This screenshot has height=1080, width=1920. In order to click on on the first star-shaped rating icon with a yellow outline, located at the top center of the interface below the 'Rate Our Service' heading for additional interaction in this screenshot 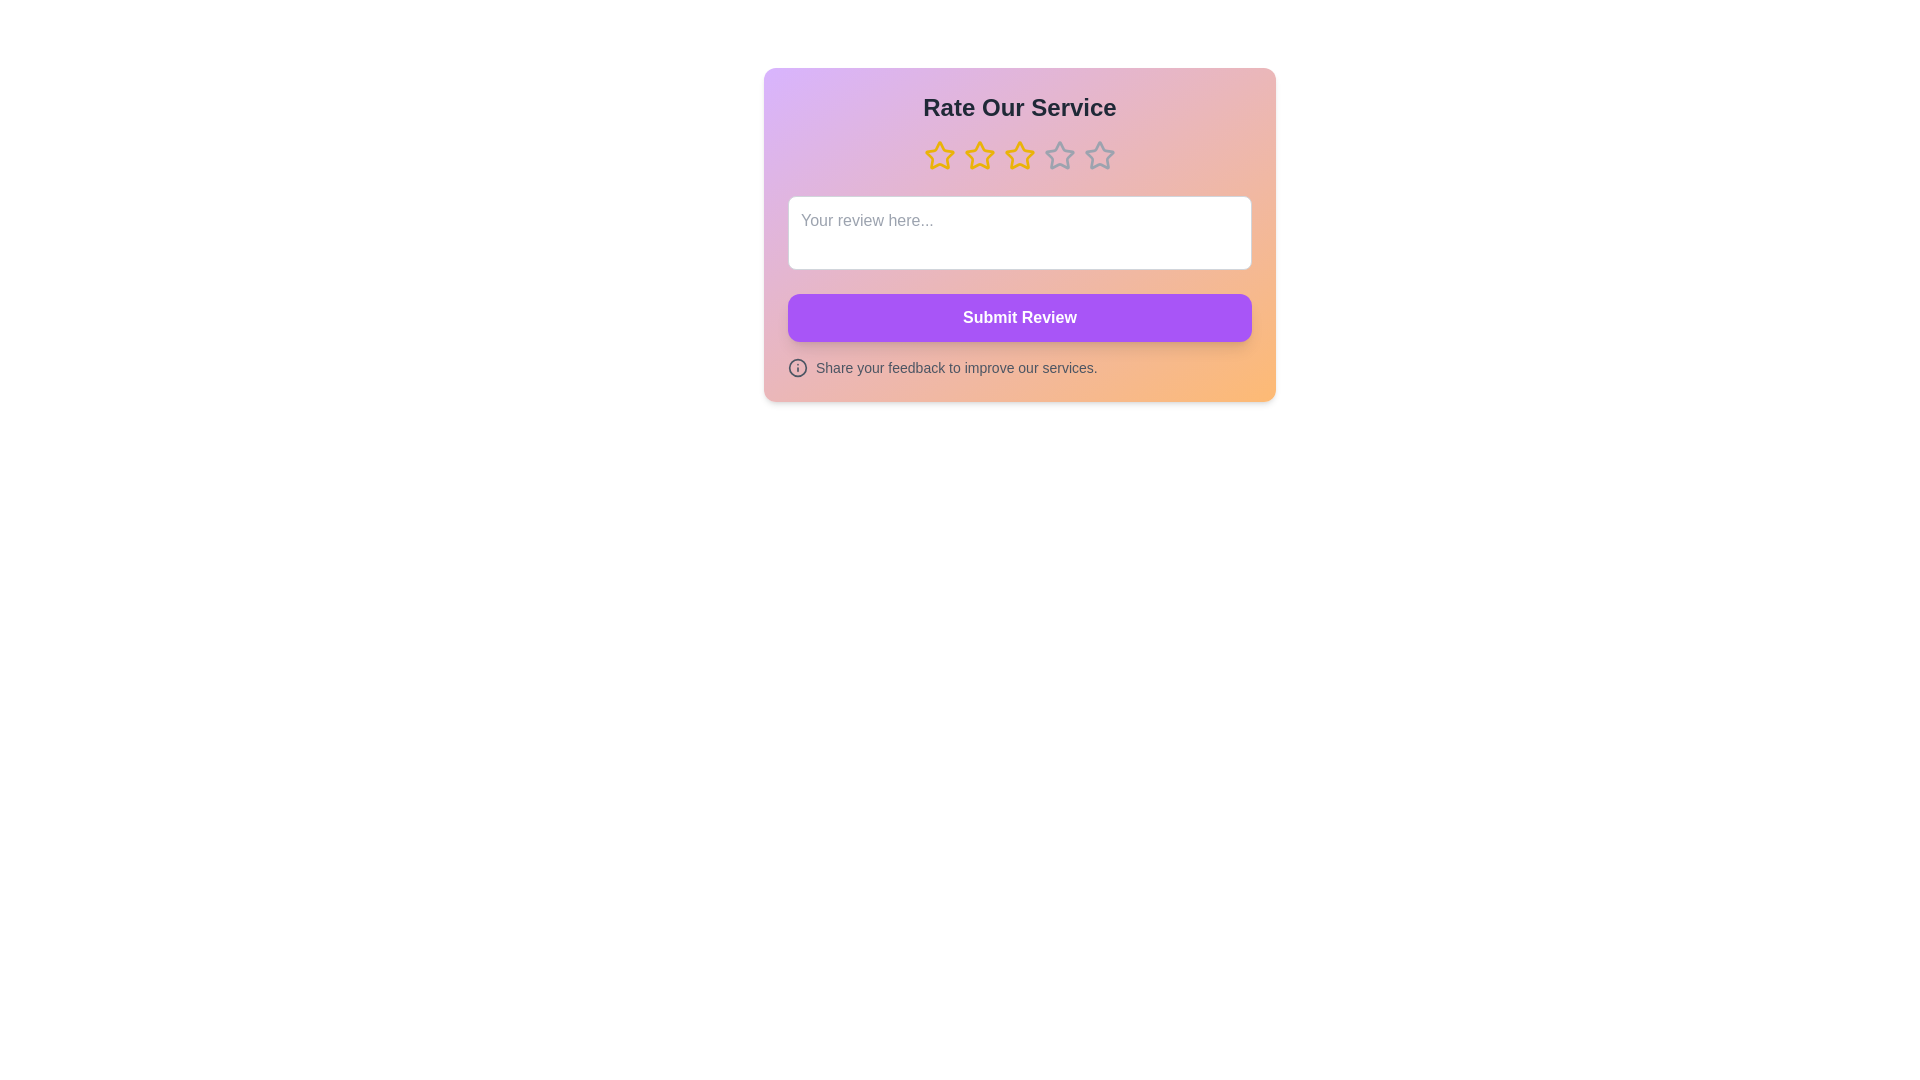, I will do `click(939, 154)`.